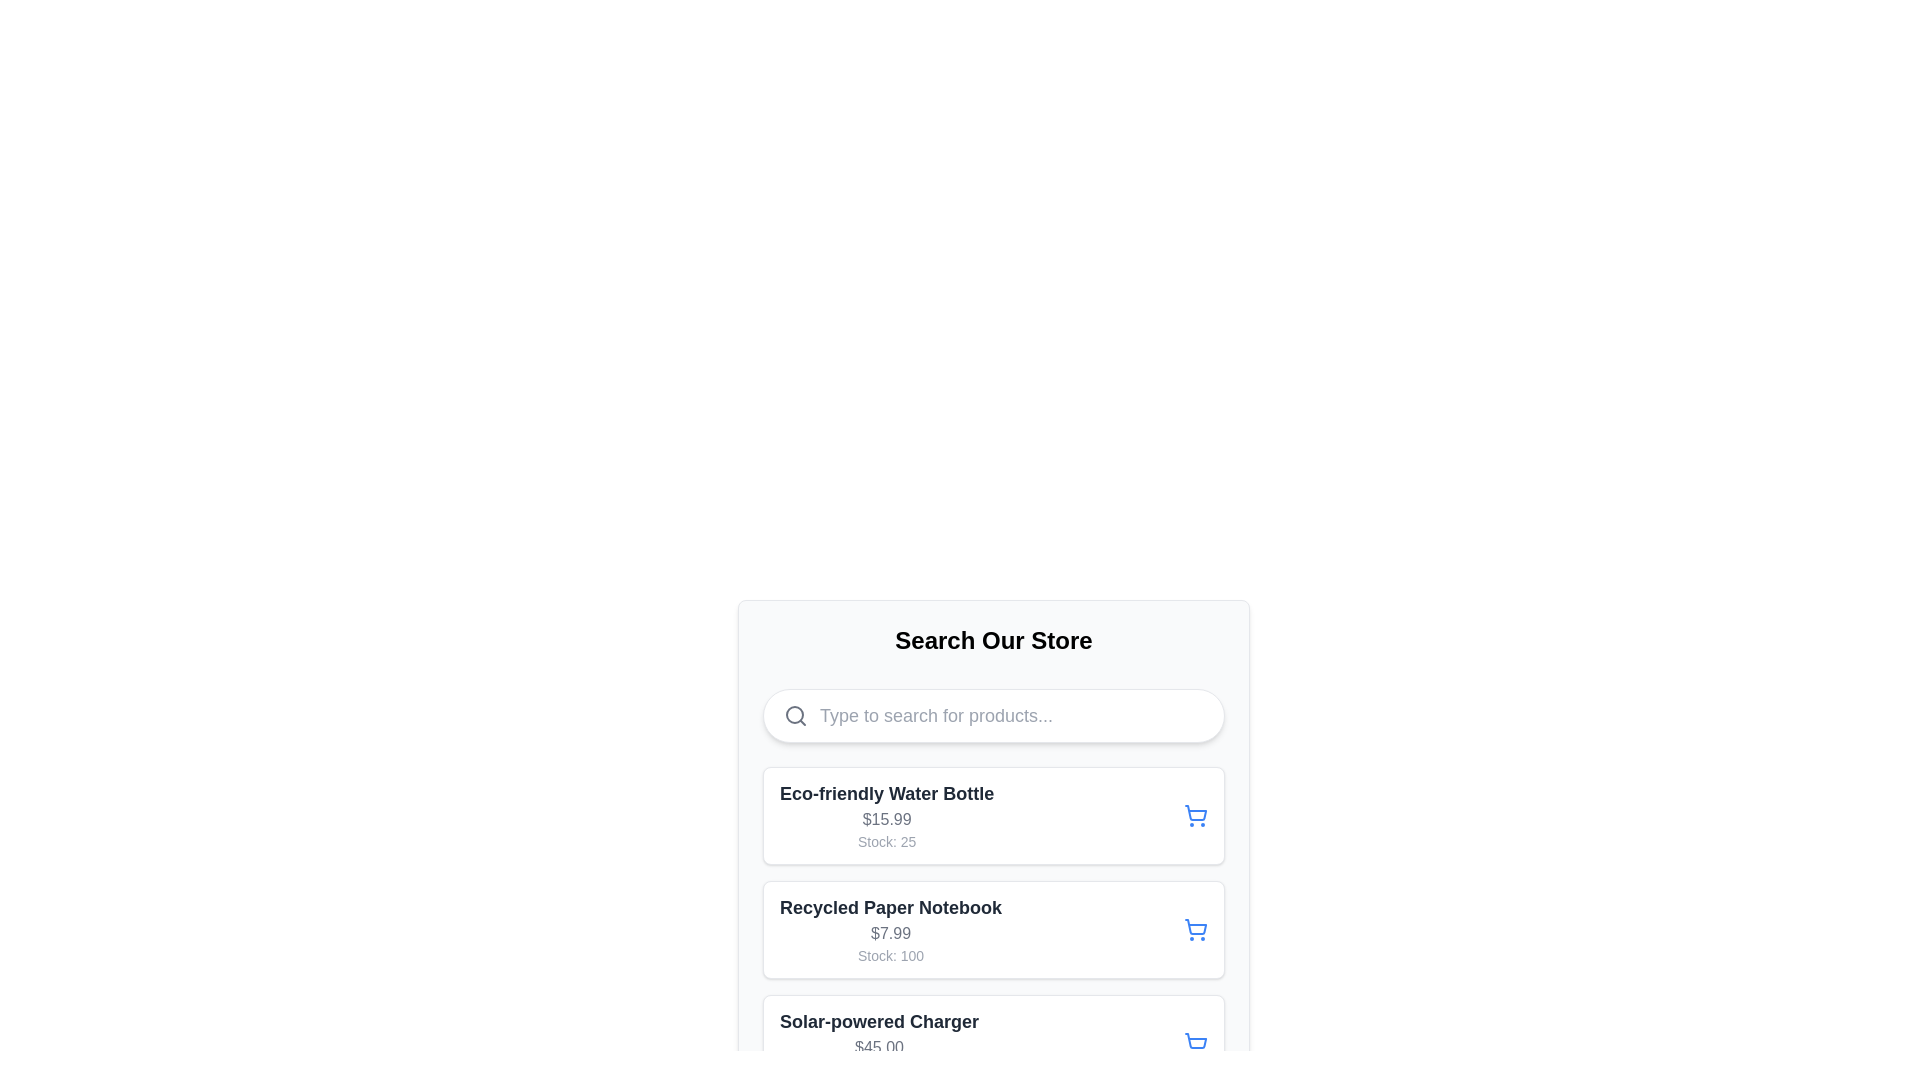 The height and width of the screenshot is (1080, 1920). Describe the element at coordinates (1012, 715) in the screenshot. I see `the rectangular text input field with placeholder text 'Type to search for products...' to focus on it` at that location.